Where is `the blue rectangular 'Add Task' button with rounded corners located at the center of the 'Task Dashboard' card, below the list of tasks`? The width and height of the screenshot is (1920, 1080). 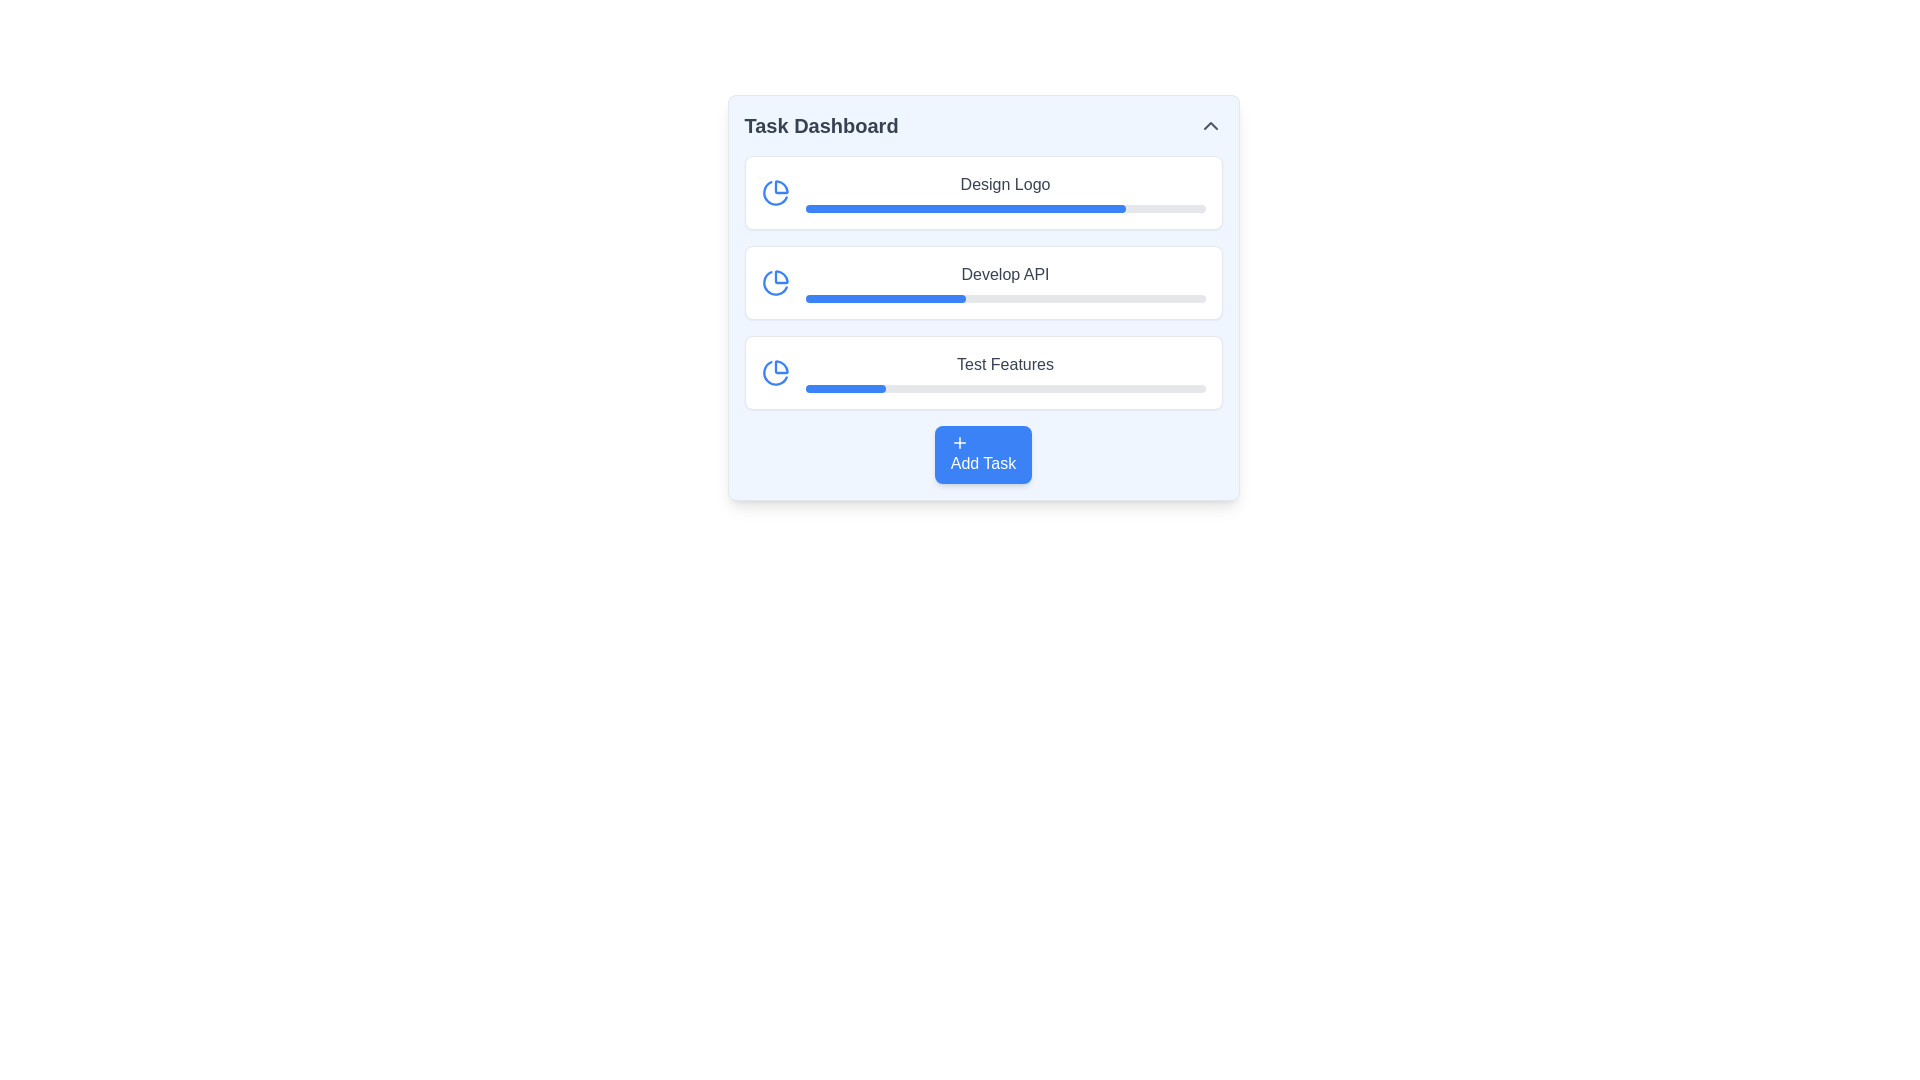
the blue rectangular 'Add Task' button with rounded corners located at the center of the 'Task Dashboard' card, below the list of tasks is located at coordinates (983, 455).